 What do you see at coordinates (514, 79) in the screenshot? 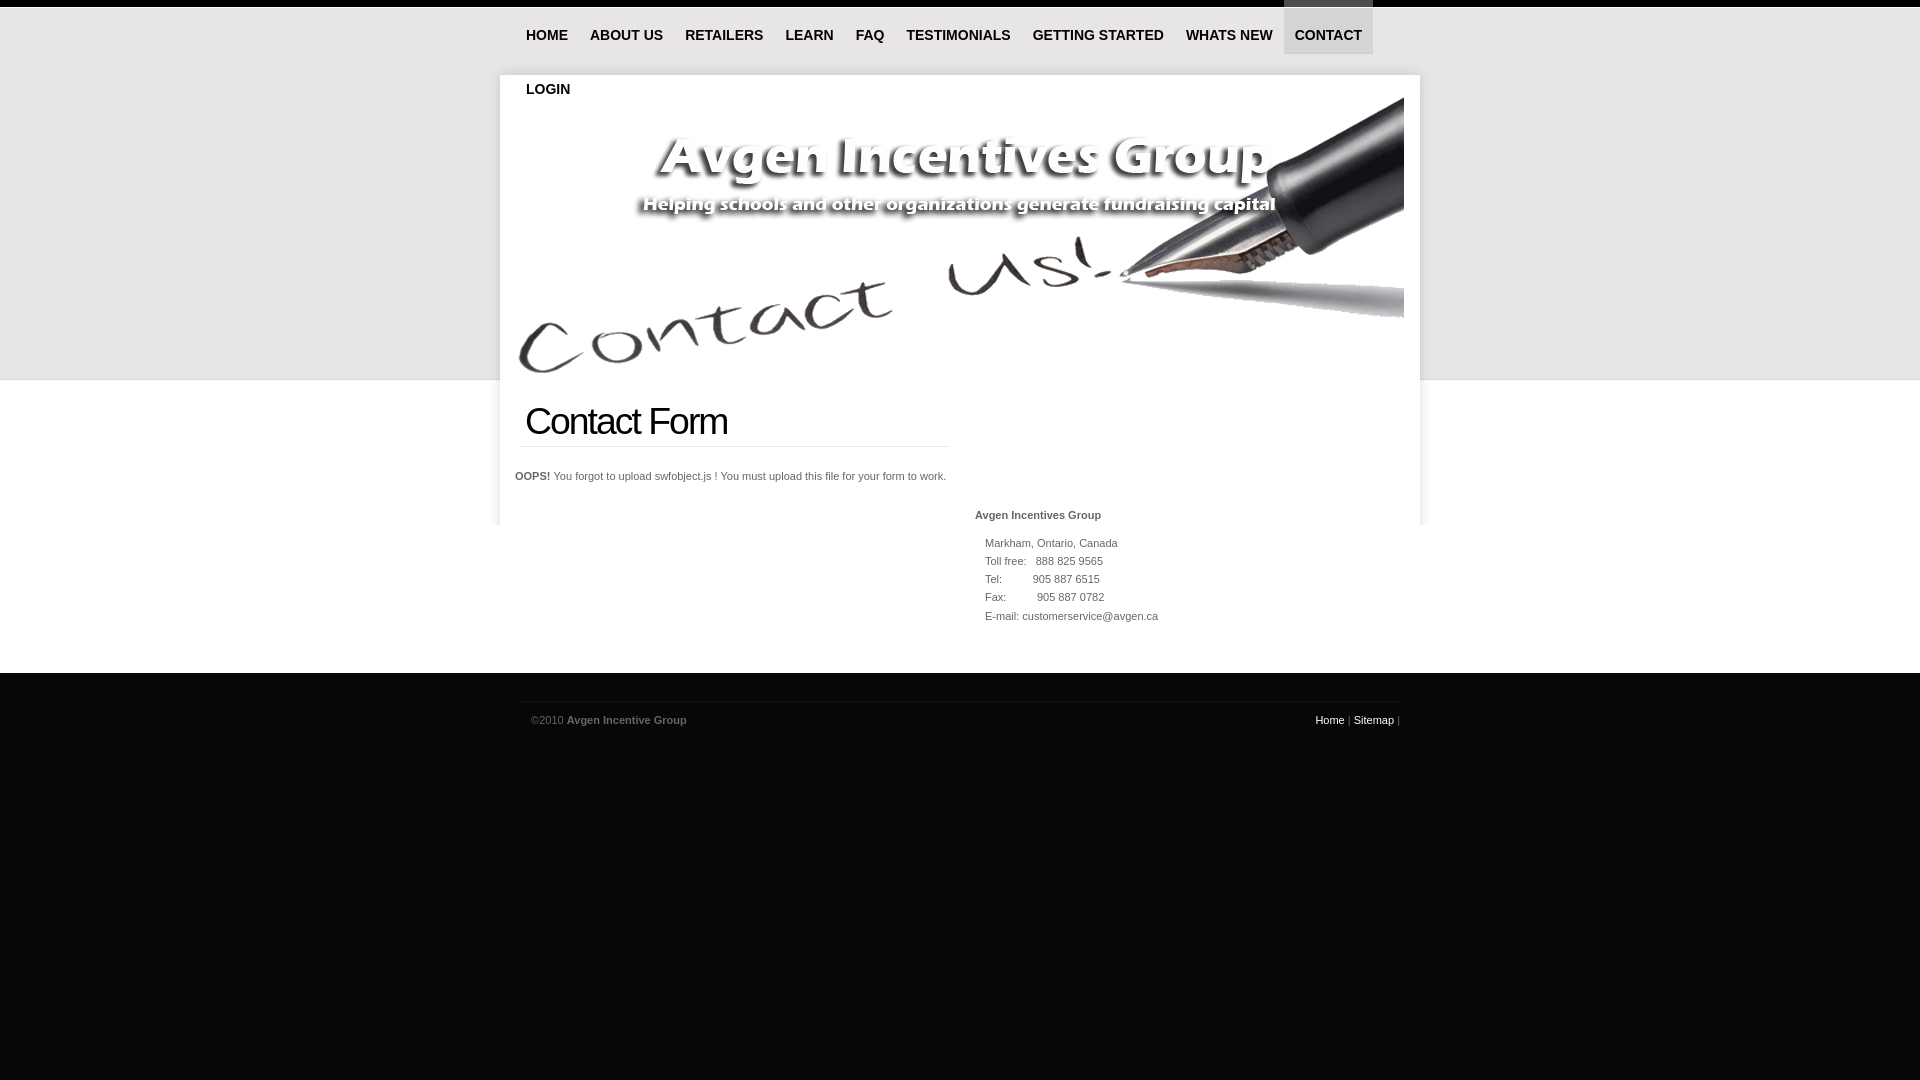
I see `'LOGIN'` at bounding box center [514, 79].